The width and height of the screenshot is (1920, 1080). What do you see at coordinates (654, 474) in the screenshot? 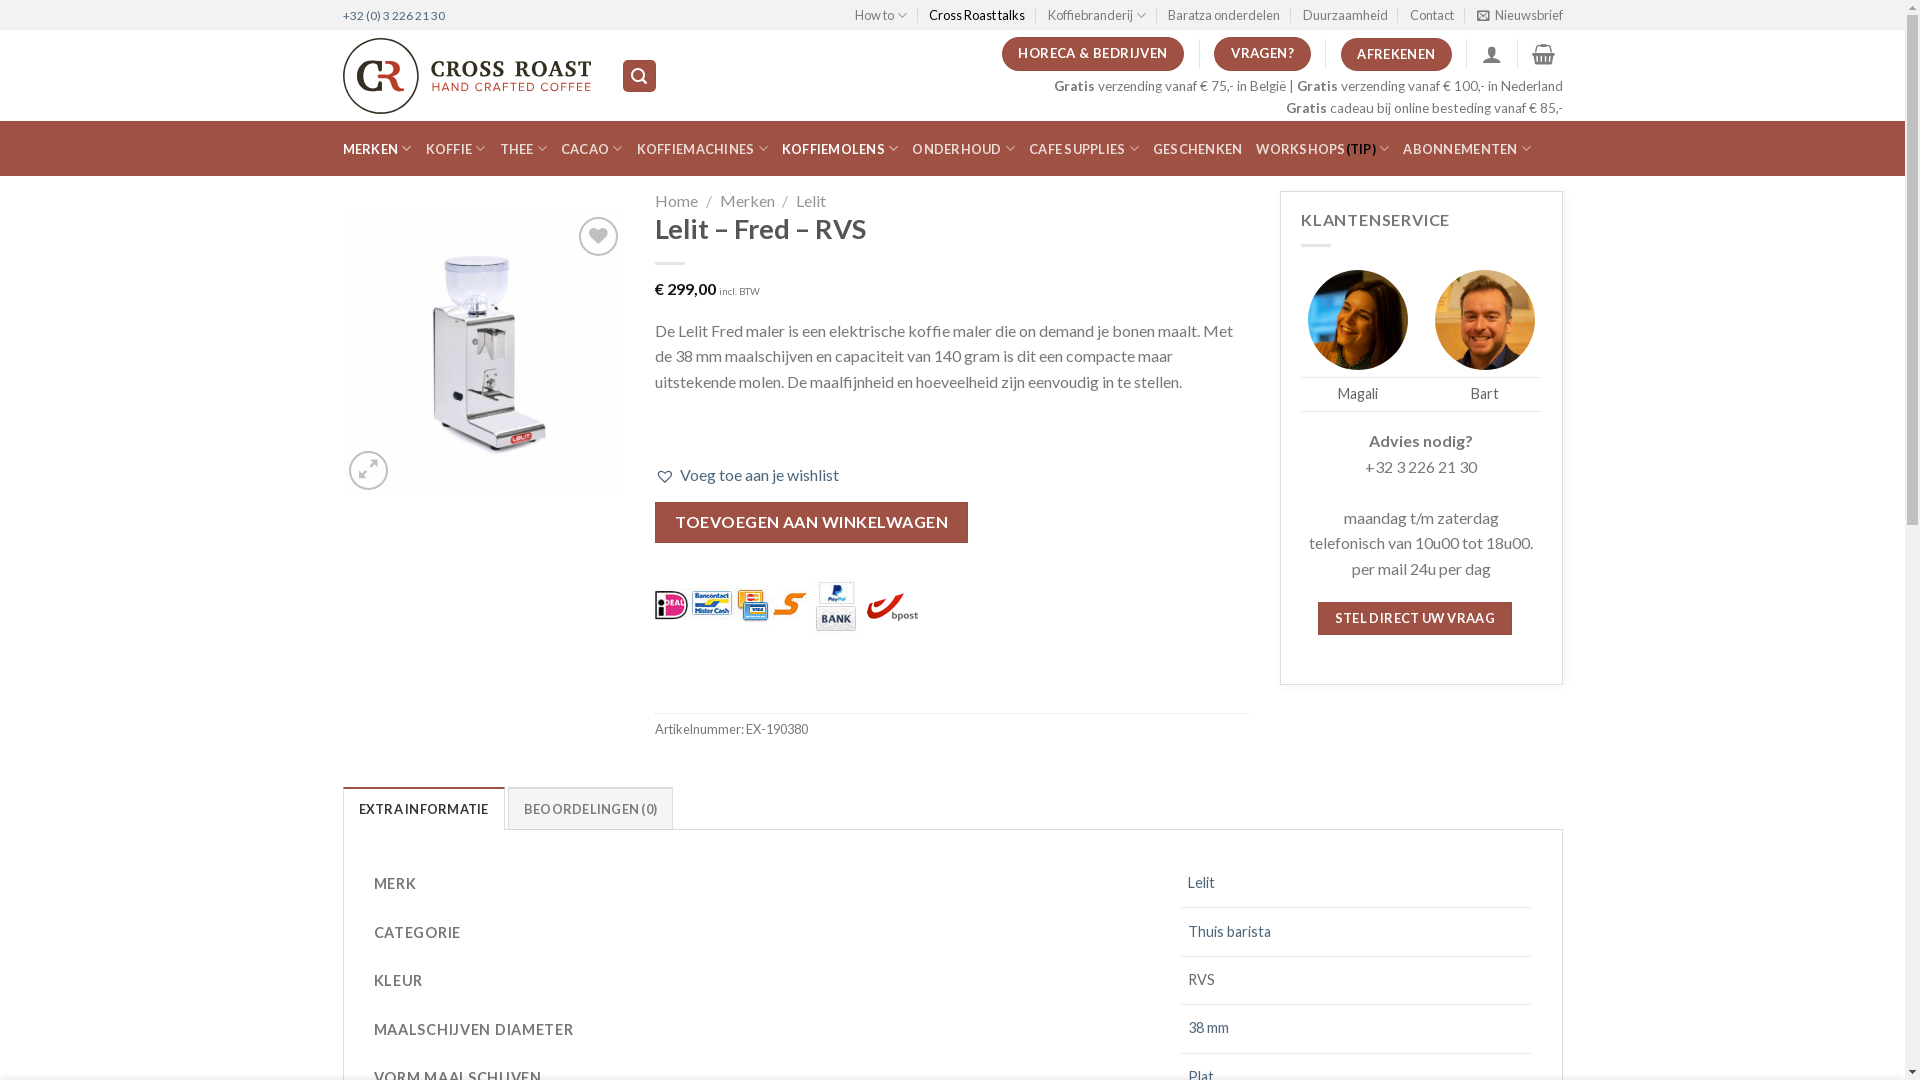
I see `'Voeg toe aan je wishlist'` at bounding box center [654, 474].